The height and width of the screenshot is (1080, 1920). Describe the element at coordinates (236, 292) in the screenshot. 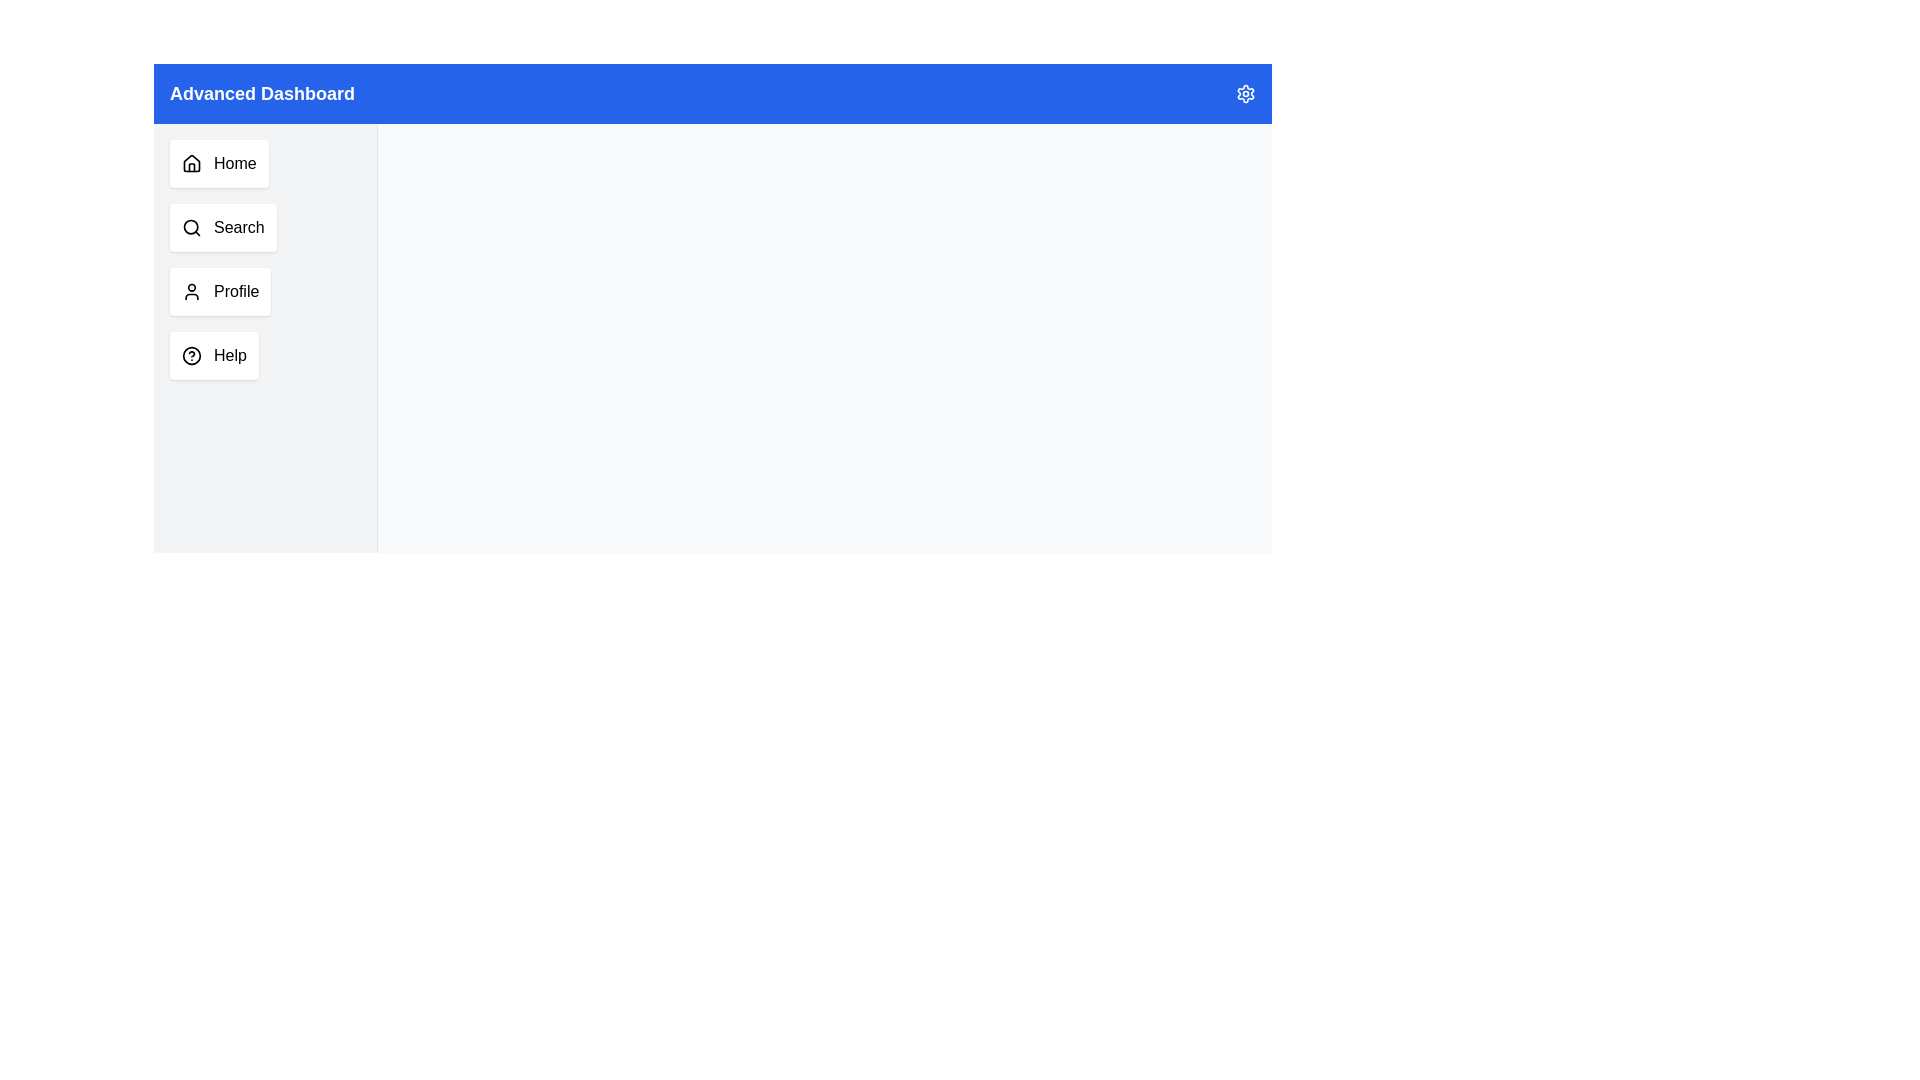

I see `the 'Profile' text label in the sidebar, which is styled with a simple font and positioned next to a user icon` at that location.